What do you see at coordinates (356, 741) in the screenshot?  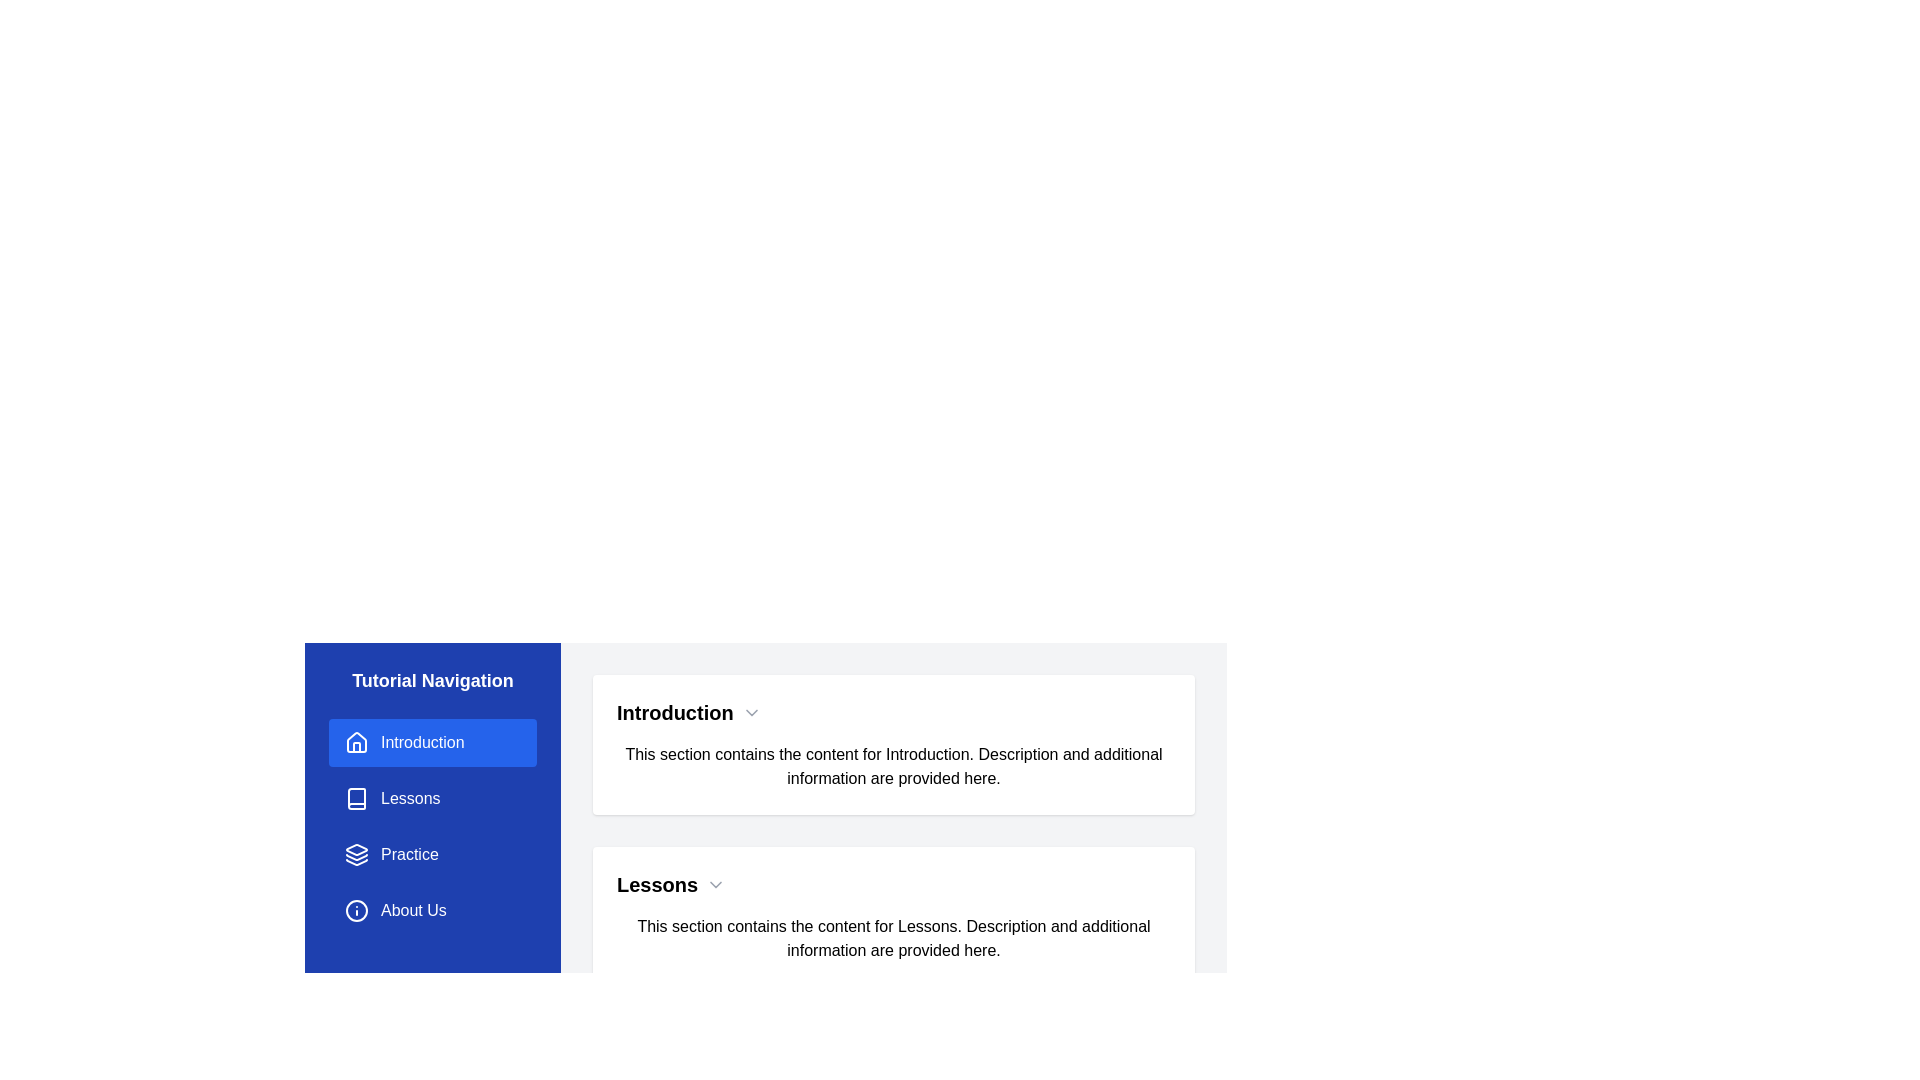 I see `the 'Introduction' icon located at the top of the button in the sidebar navigation menu` at bounding box center [356, 741].